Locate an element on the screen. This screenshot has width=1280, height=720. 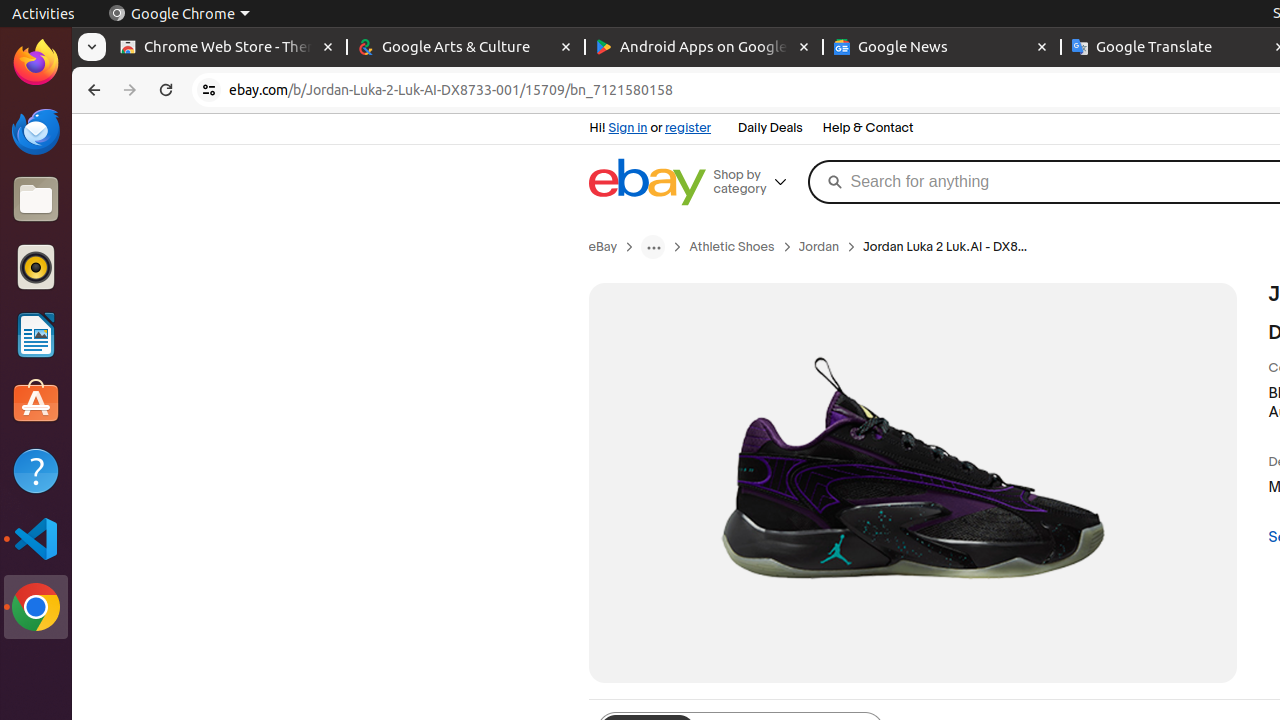
'Athletic Shoes' is located at coordinates (731, 246).